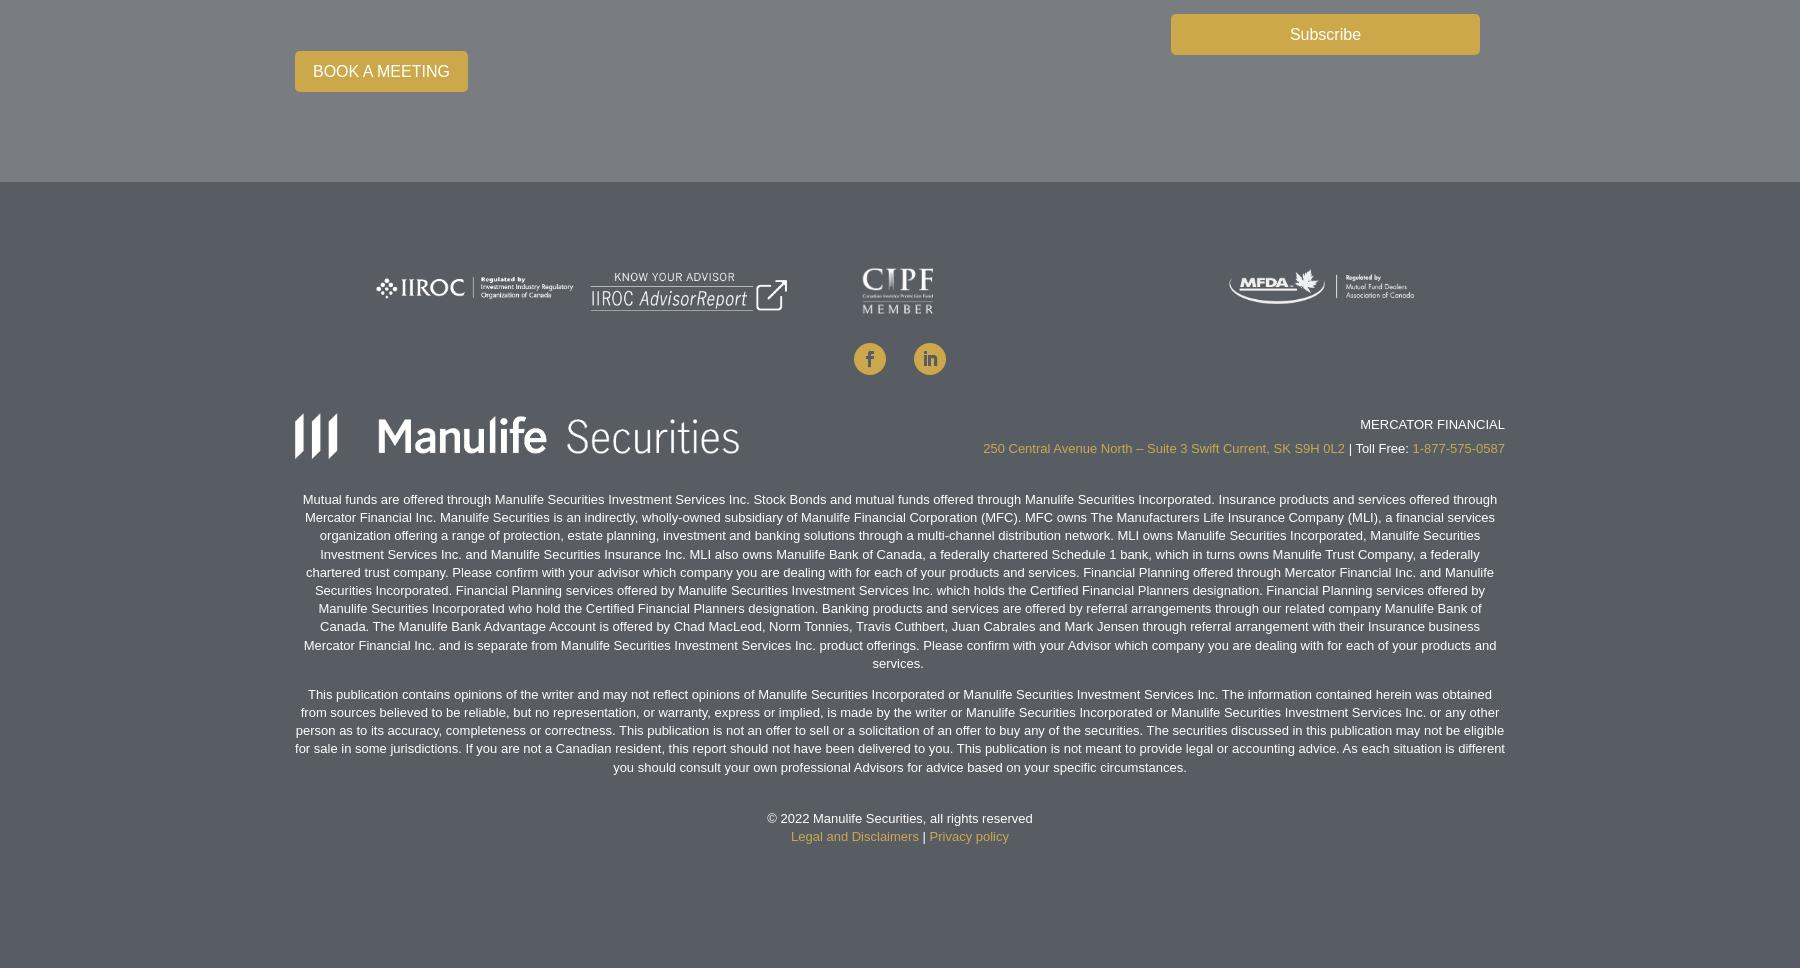 This screenshot has width=1800, height=968. Describe the element at coordinates (899, 625) in the screenshot. I see `'which holds the Certified Financial Planners designation. Financial Planning services offered by Manulife Securities Incorporated who hold the Certified Financial Planners designation. Banking products and services are offered by referral arrangements through our related company Manulife Bank of Canada. The Manulife Bank Advantage Account is offered by Chad MacLeod, Norm Tonnies, Travis Cuthbert, Juan Cabrales and Mark Jensen through referral arrangement with their Insurance business Mercator Financial Inc. and is separate from Manulife Securities Investment Services Inc. product offerings. Please confirm with your Advisor which company you are dealing with for each of your products and services.'` at that location.